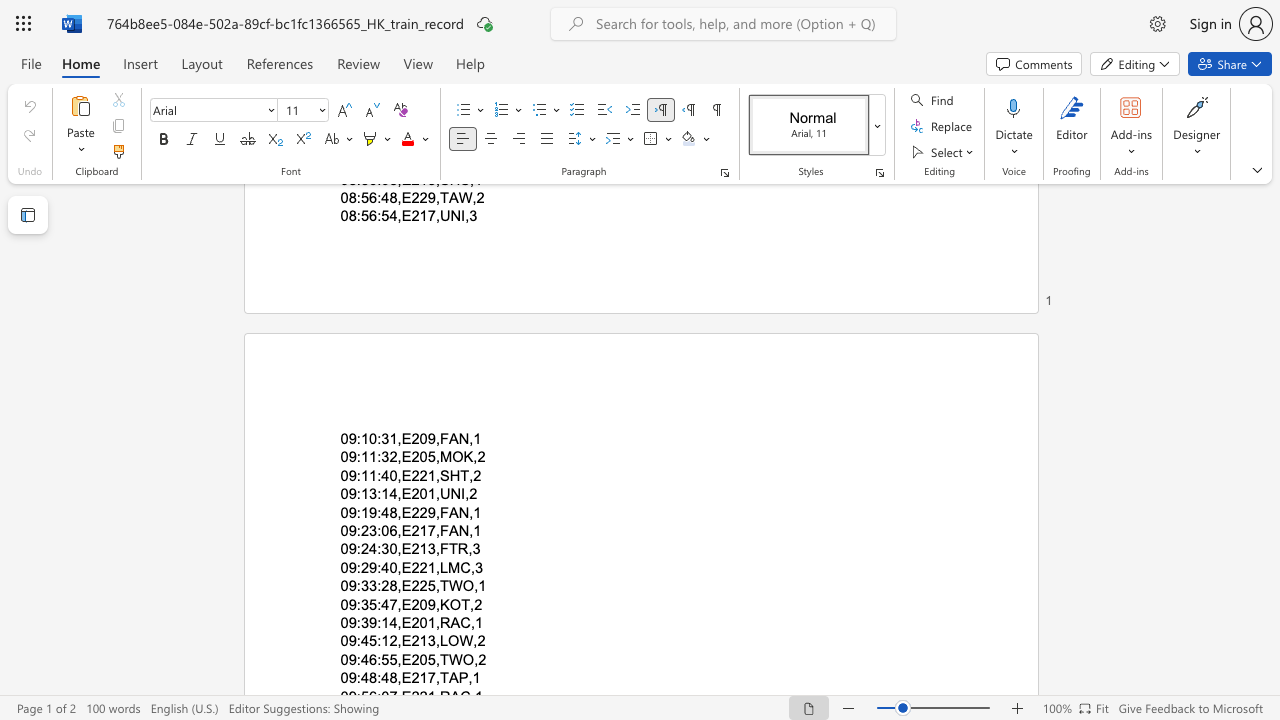 The height and width of the screenshot is (720, 1280). Describe the element at coordinates (466, 677) in the screenshot. I see `the space between the continuous character "P" and "," in the text` at that location.